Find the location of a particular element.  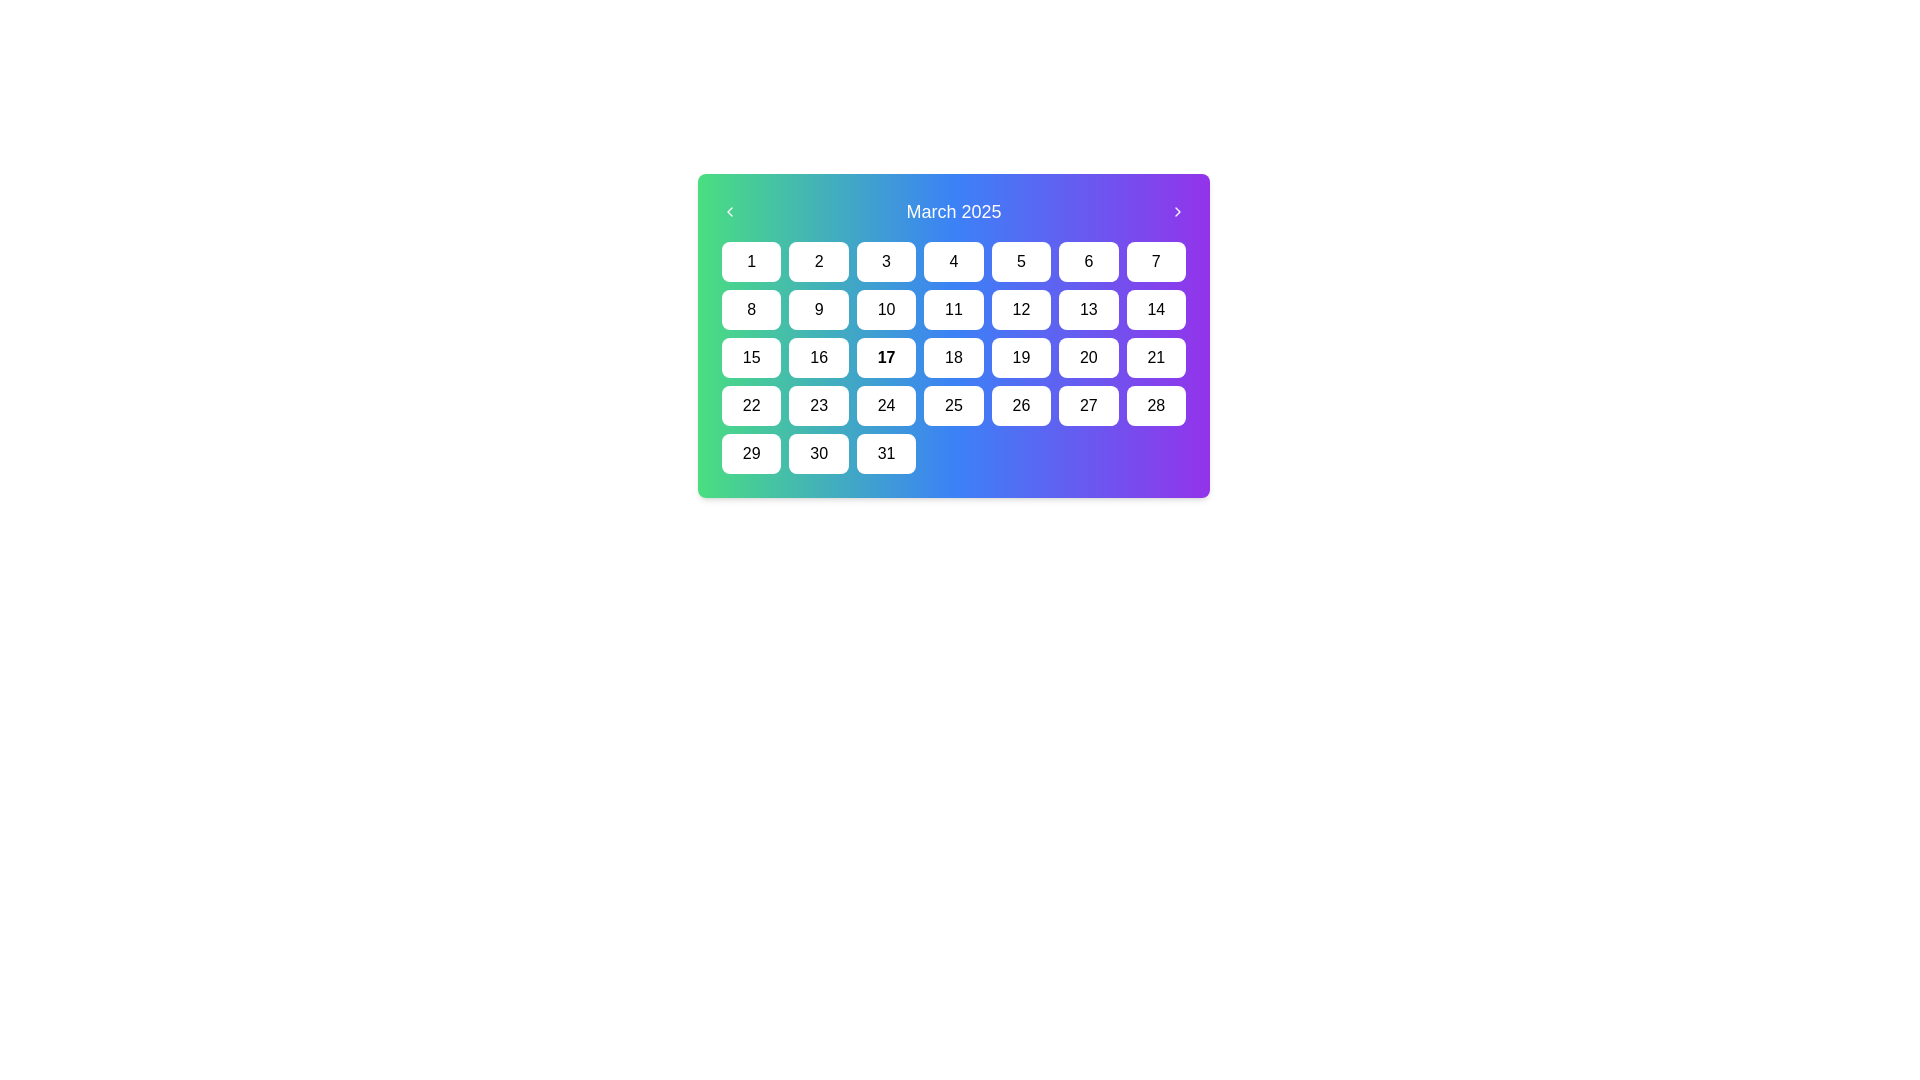

the square button with a white background and black text displaying the number '1', located in the top-left corner of the grid layout is located at coordinates (750, 261).